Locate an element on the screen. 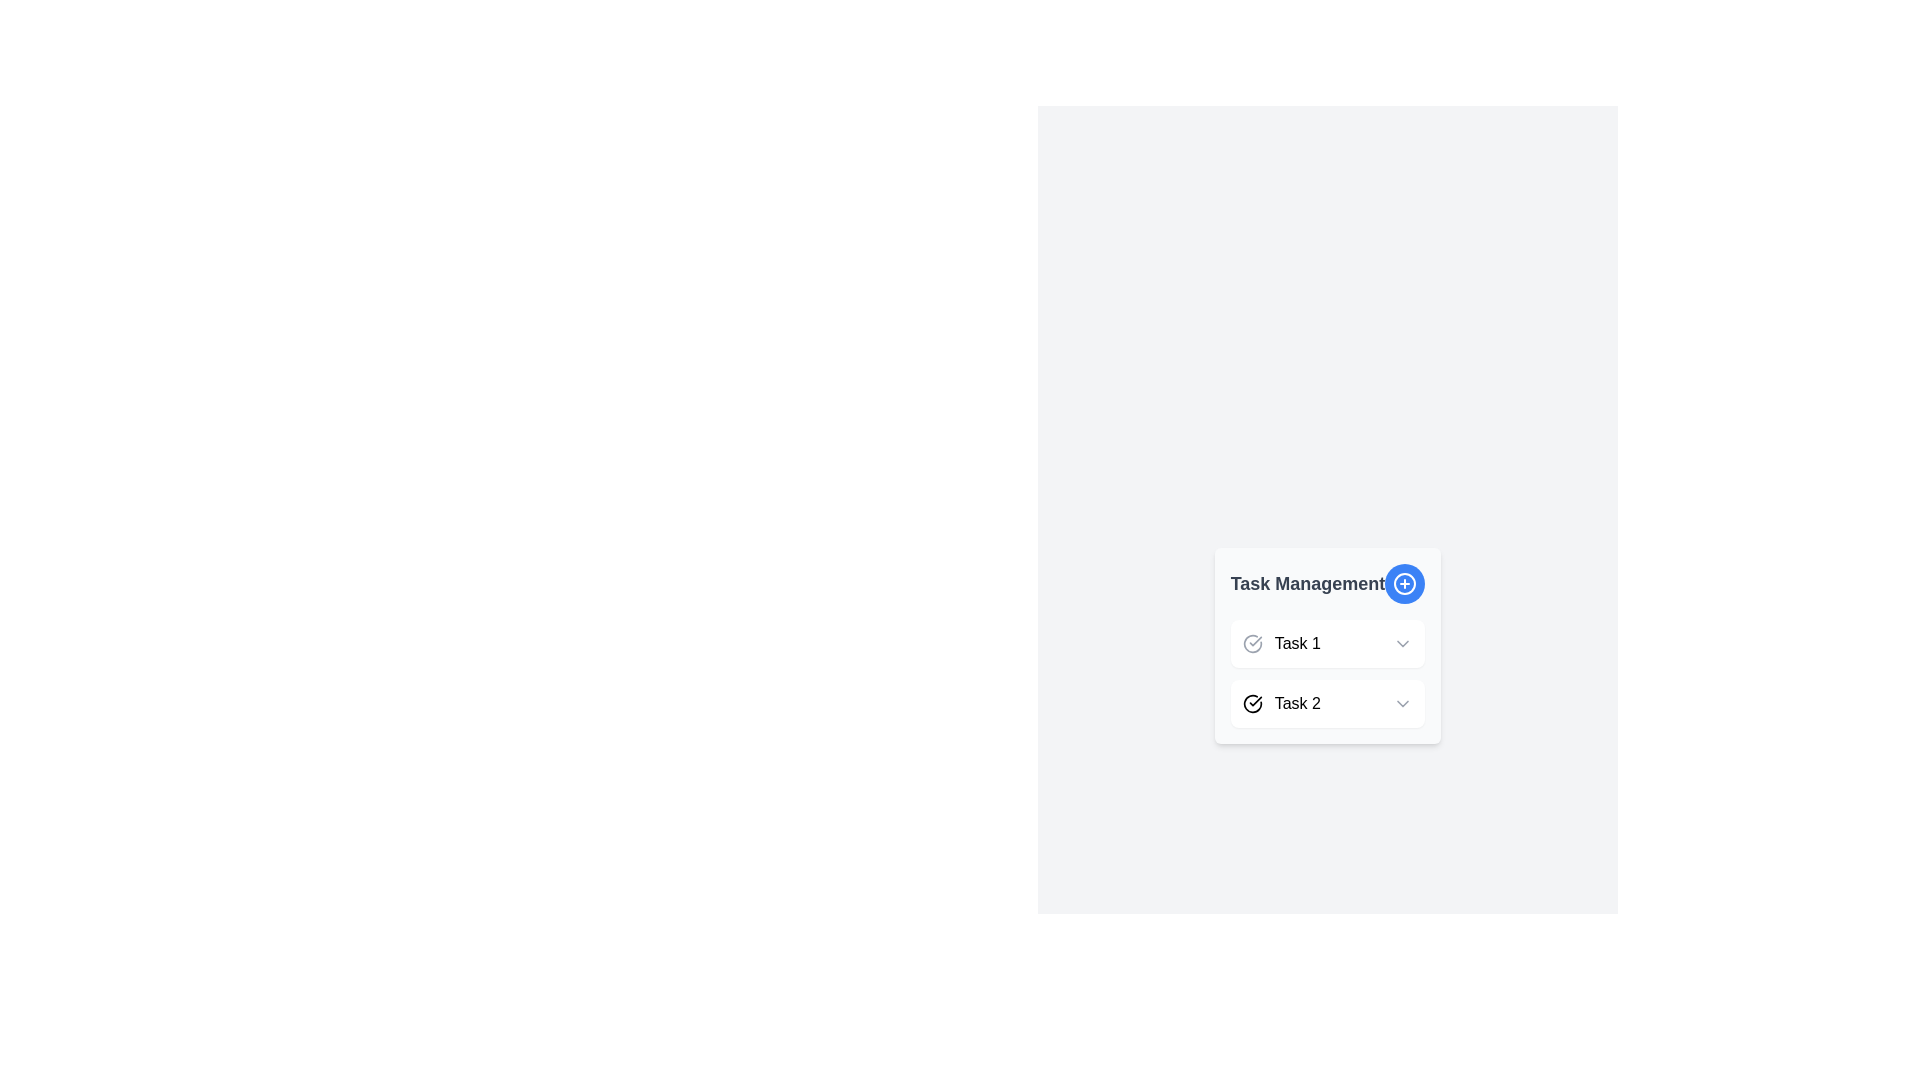 This screenshot has width=1920, height=1080. the circular icon with a checkmark inside, which has a gray outline and a white inner background, located to the left of the text 'Task 1' under 'Task Management' is located at coordinates (1251, 644).